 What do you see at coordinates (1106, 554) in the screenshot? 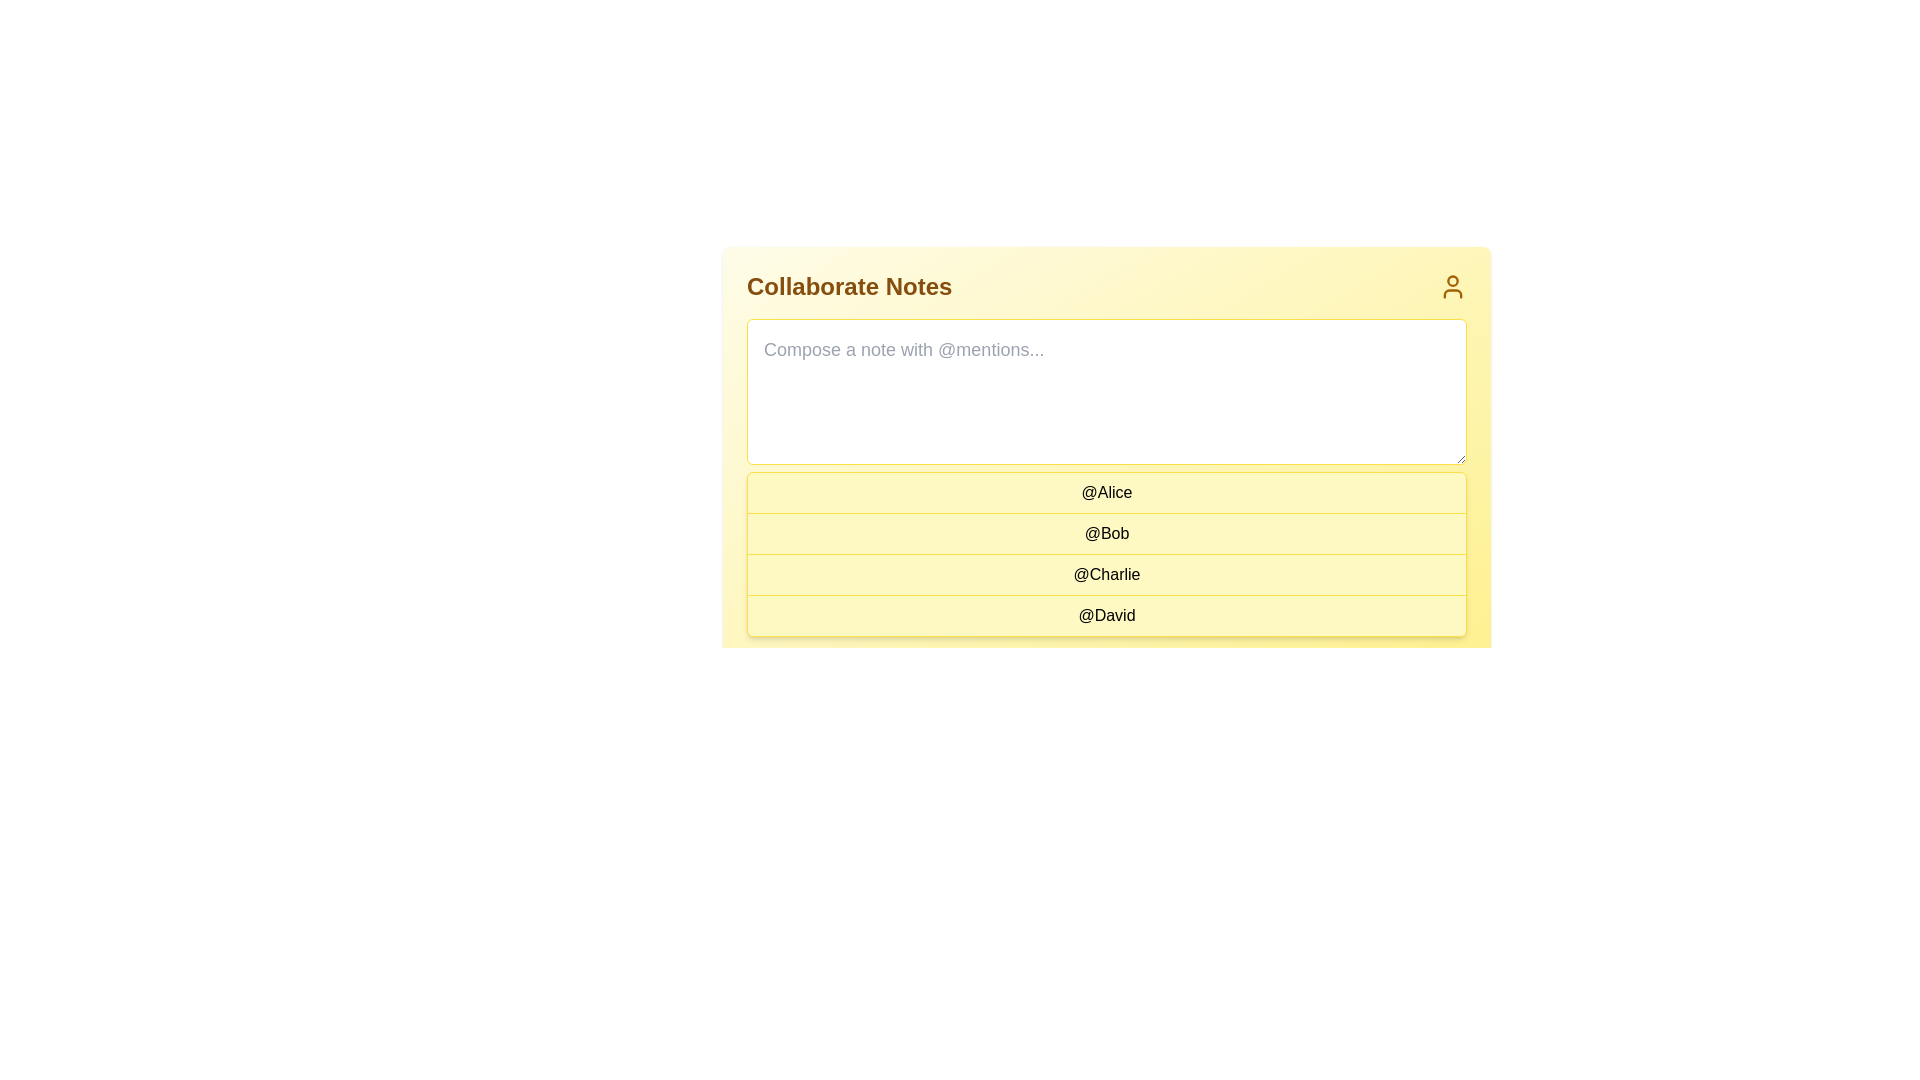
I see `the rows of the yellow interactive list element located just below the input text area, identifiable by its rounded corners and '@' prefixed text` at bounding box center [1106, 554].